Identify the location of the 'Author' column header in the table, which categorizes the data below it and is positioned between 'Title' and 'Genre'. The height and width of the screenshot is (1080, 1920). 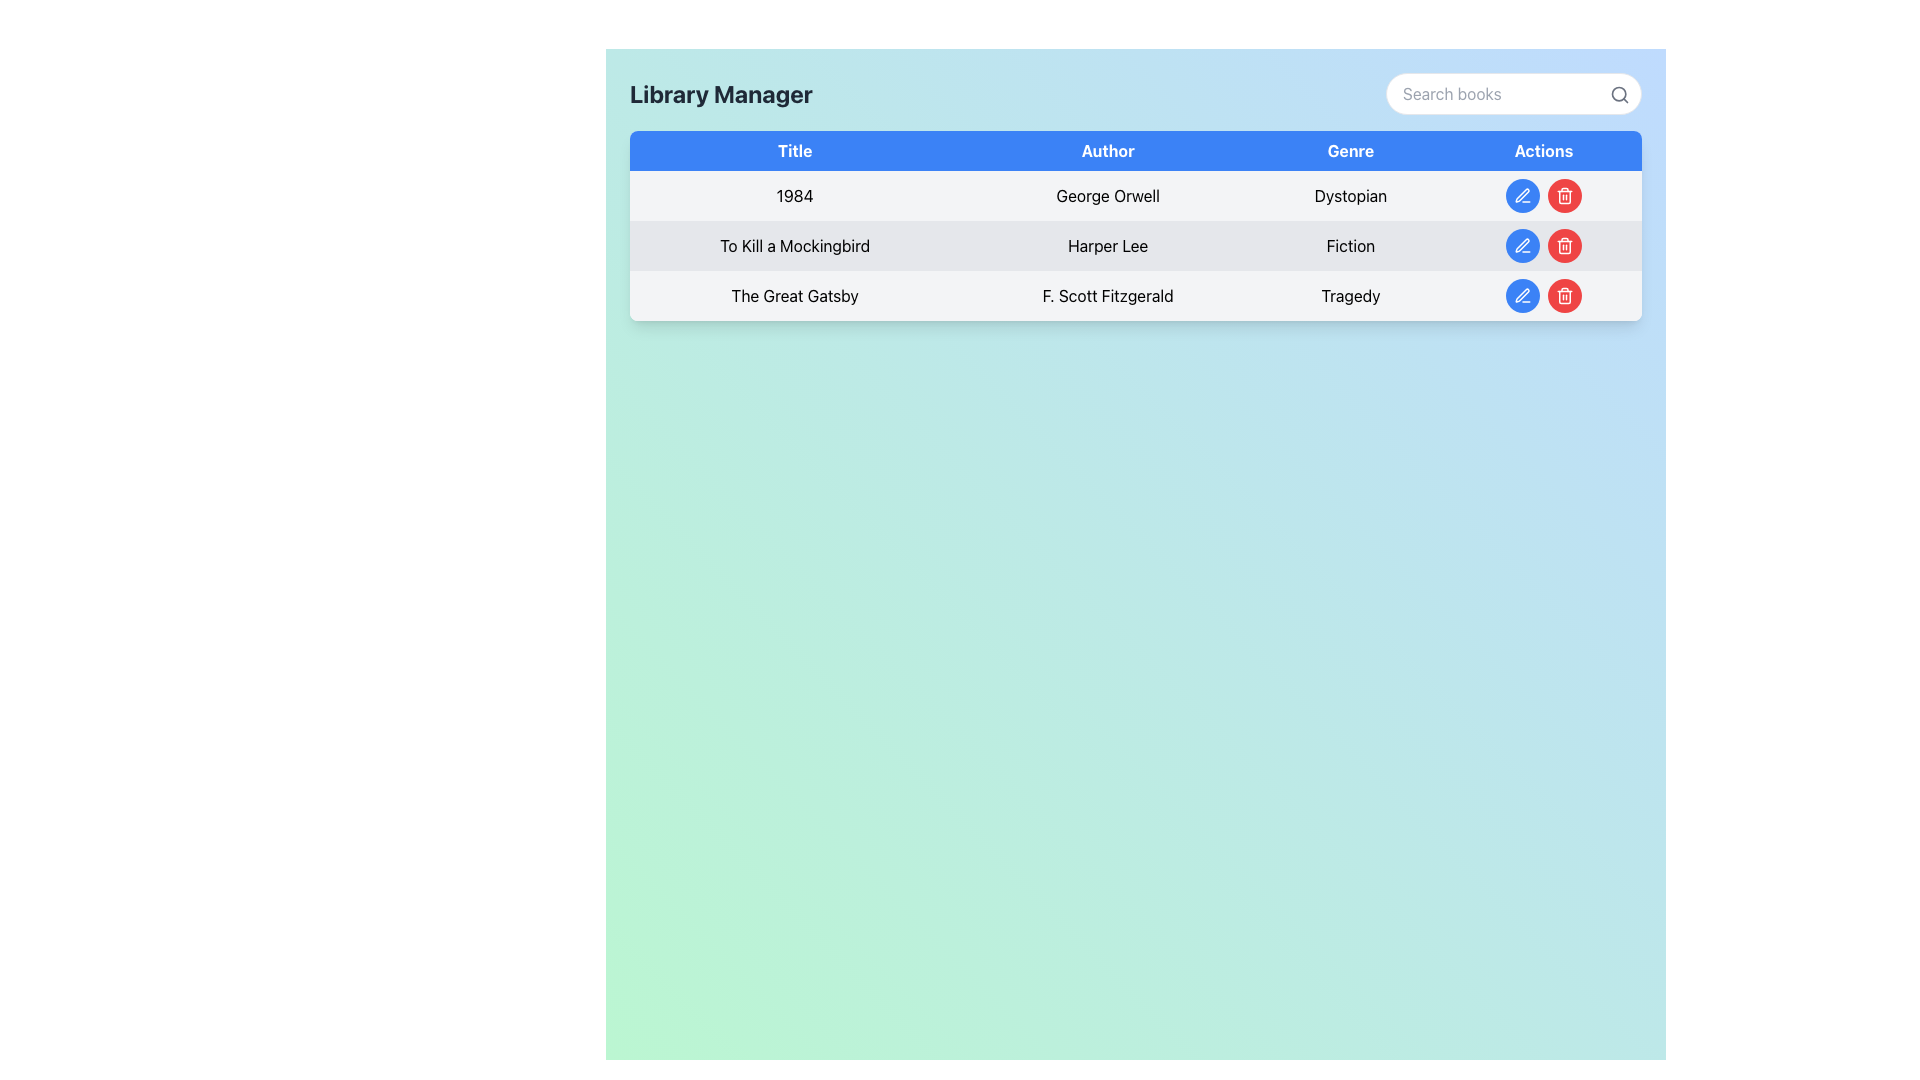
(1107, 149).